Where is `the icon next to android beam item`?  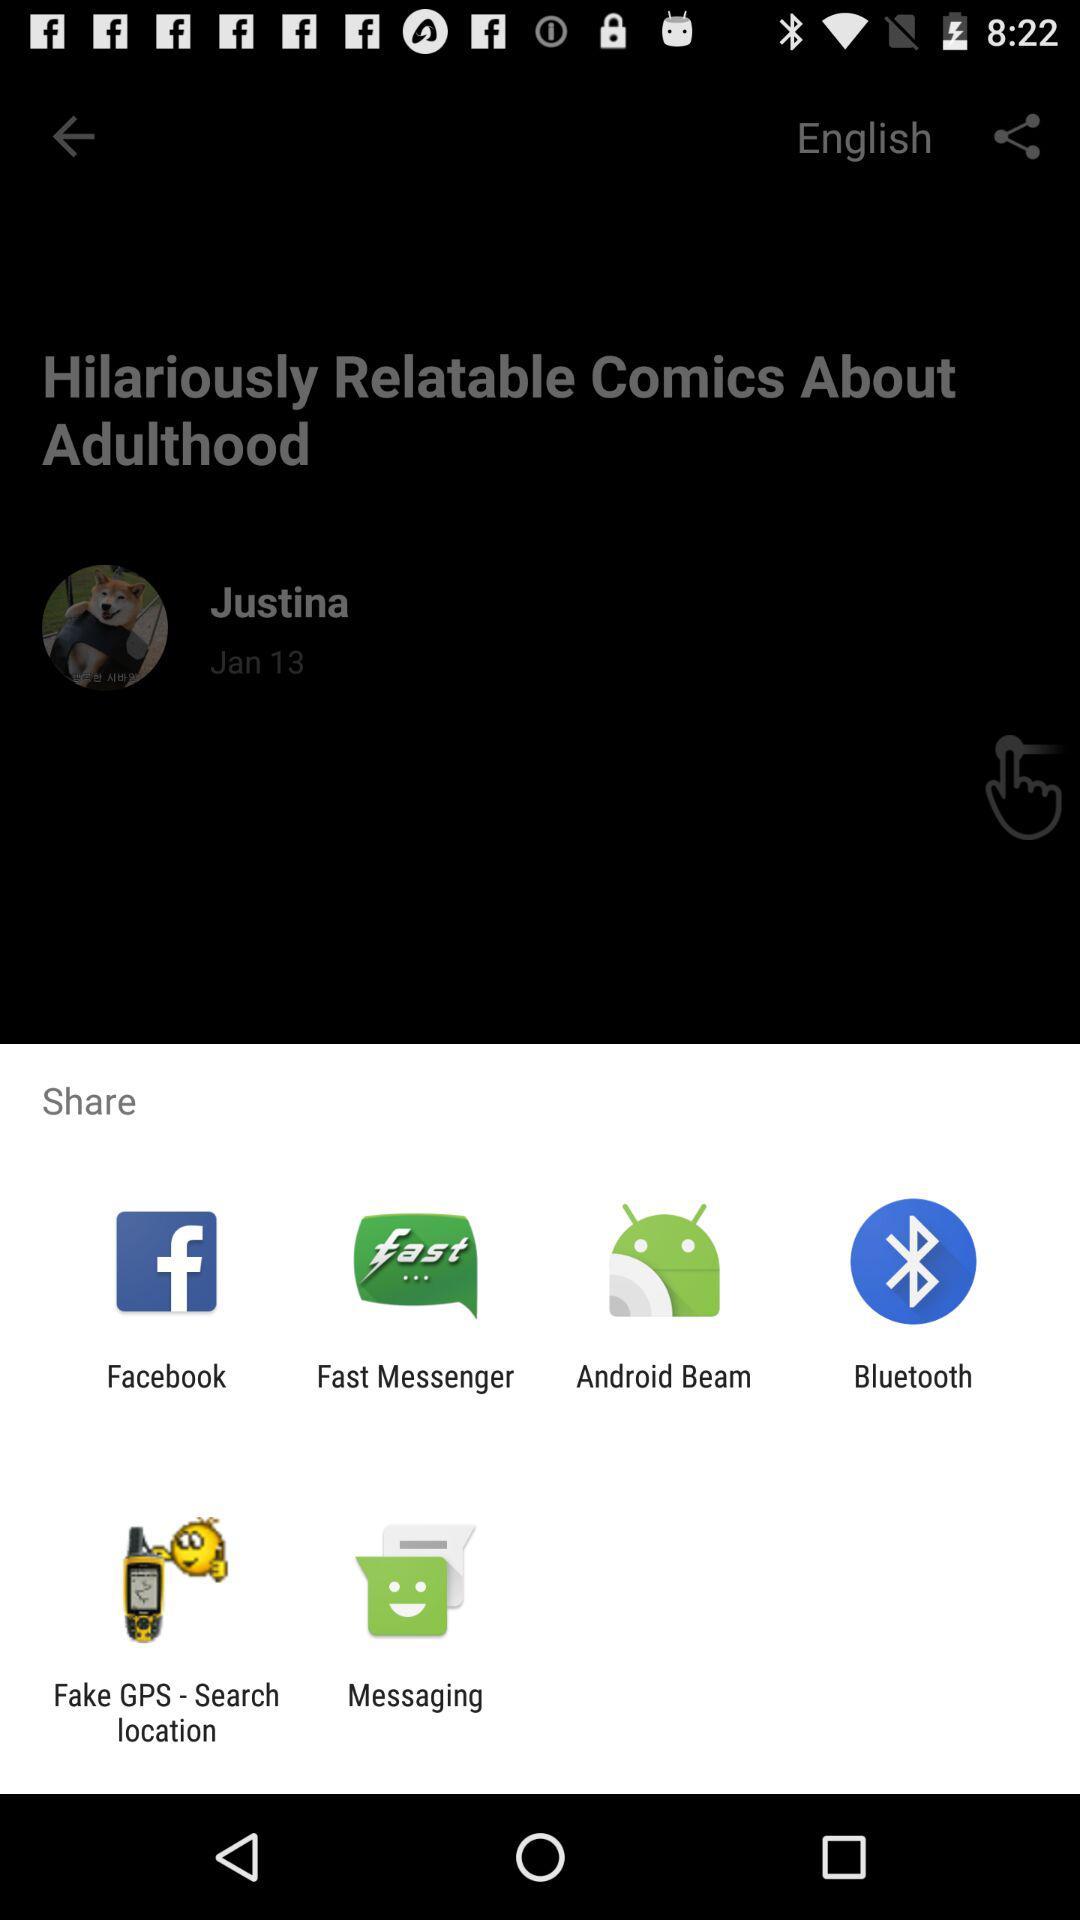 the icon next to android beam item is located at coordinates (414, 1392).